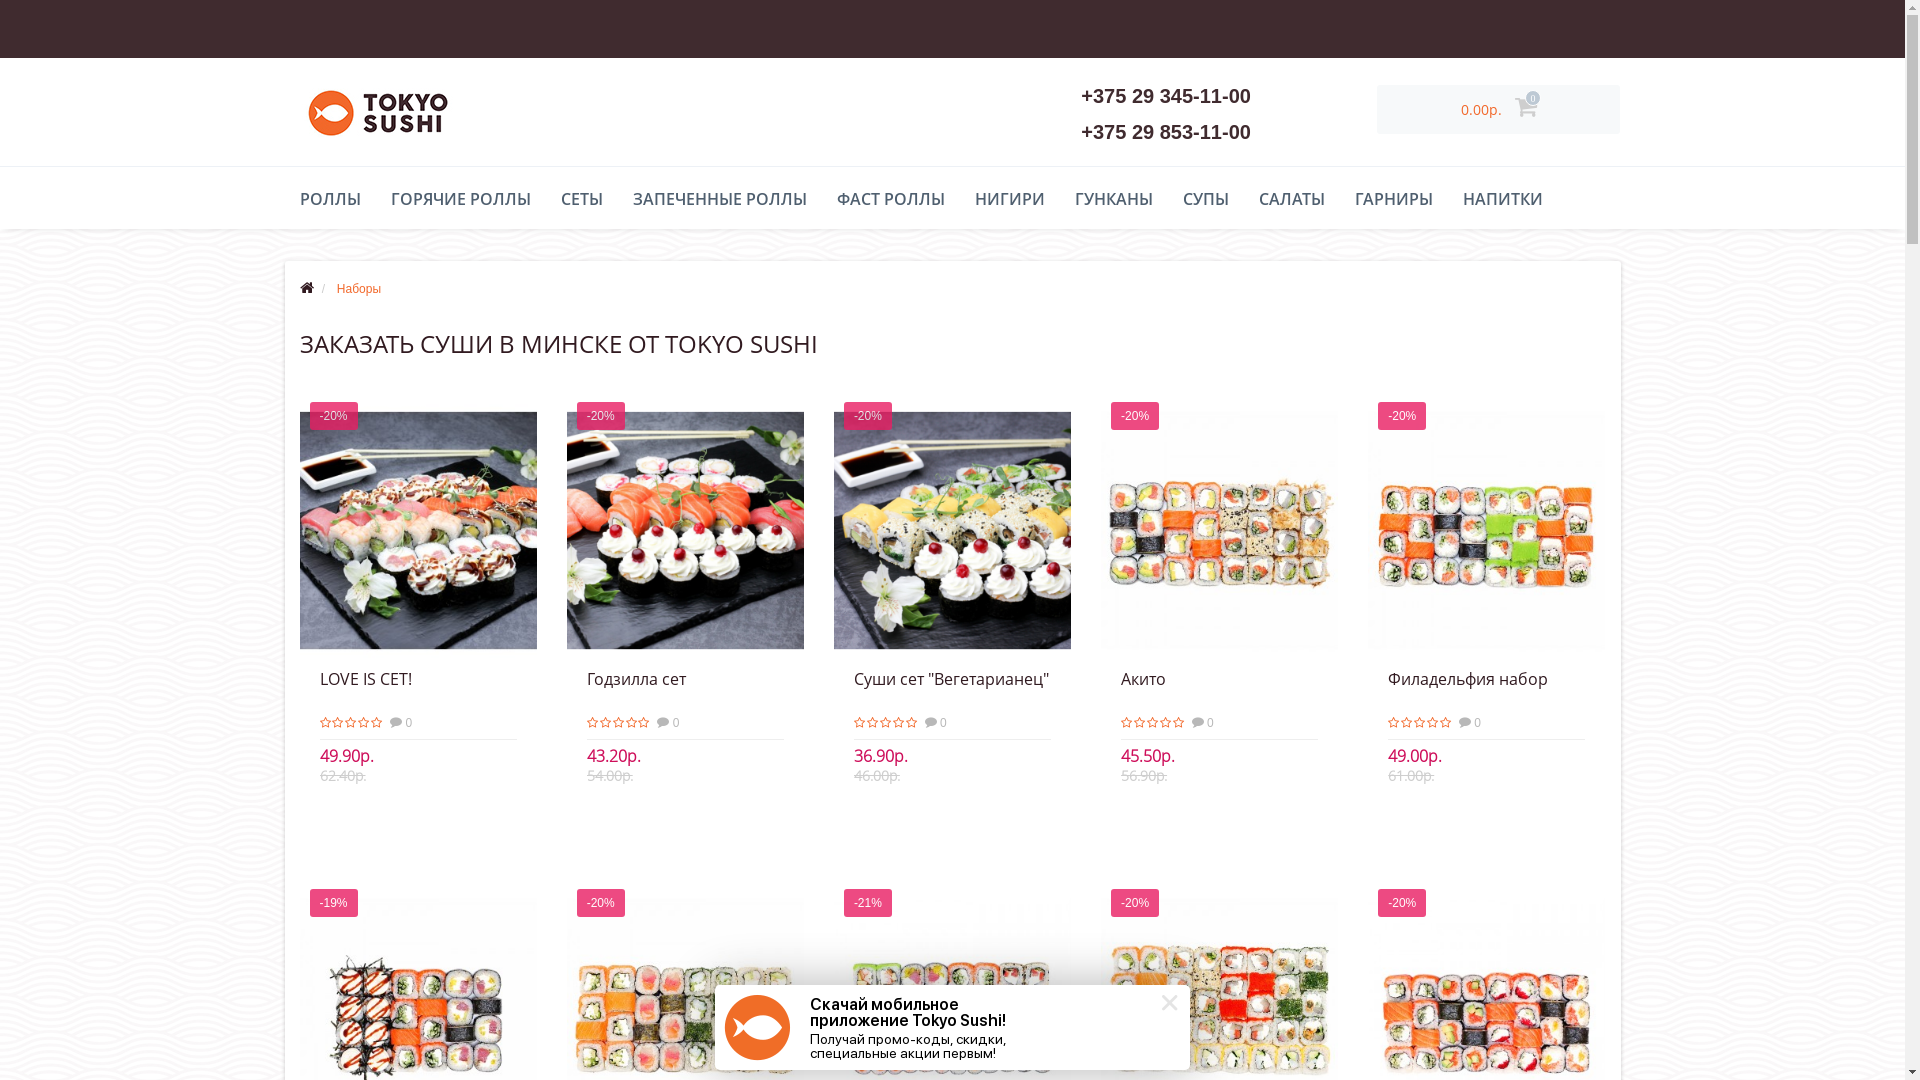  What do you see at coordinates (1166, 96) in the screenshot?
I see `'+375 29 345-11-00'` at bounding box center [1166, 96].